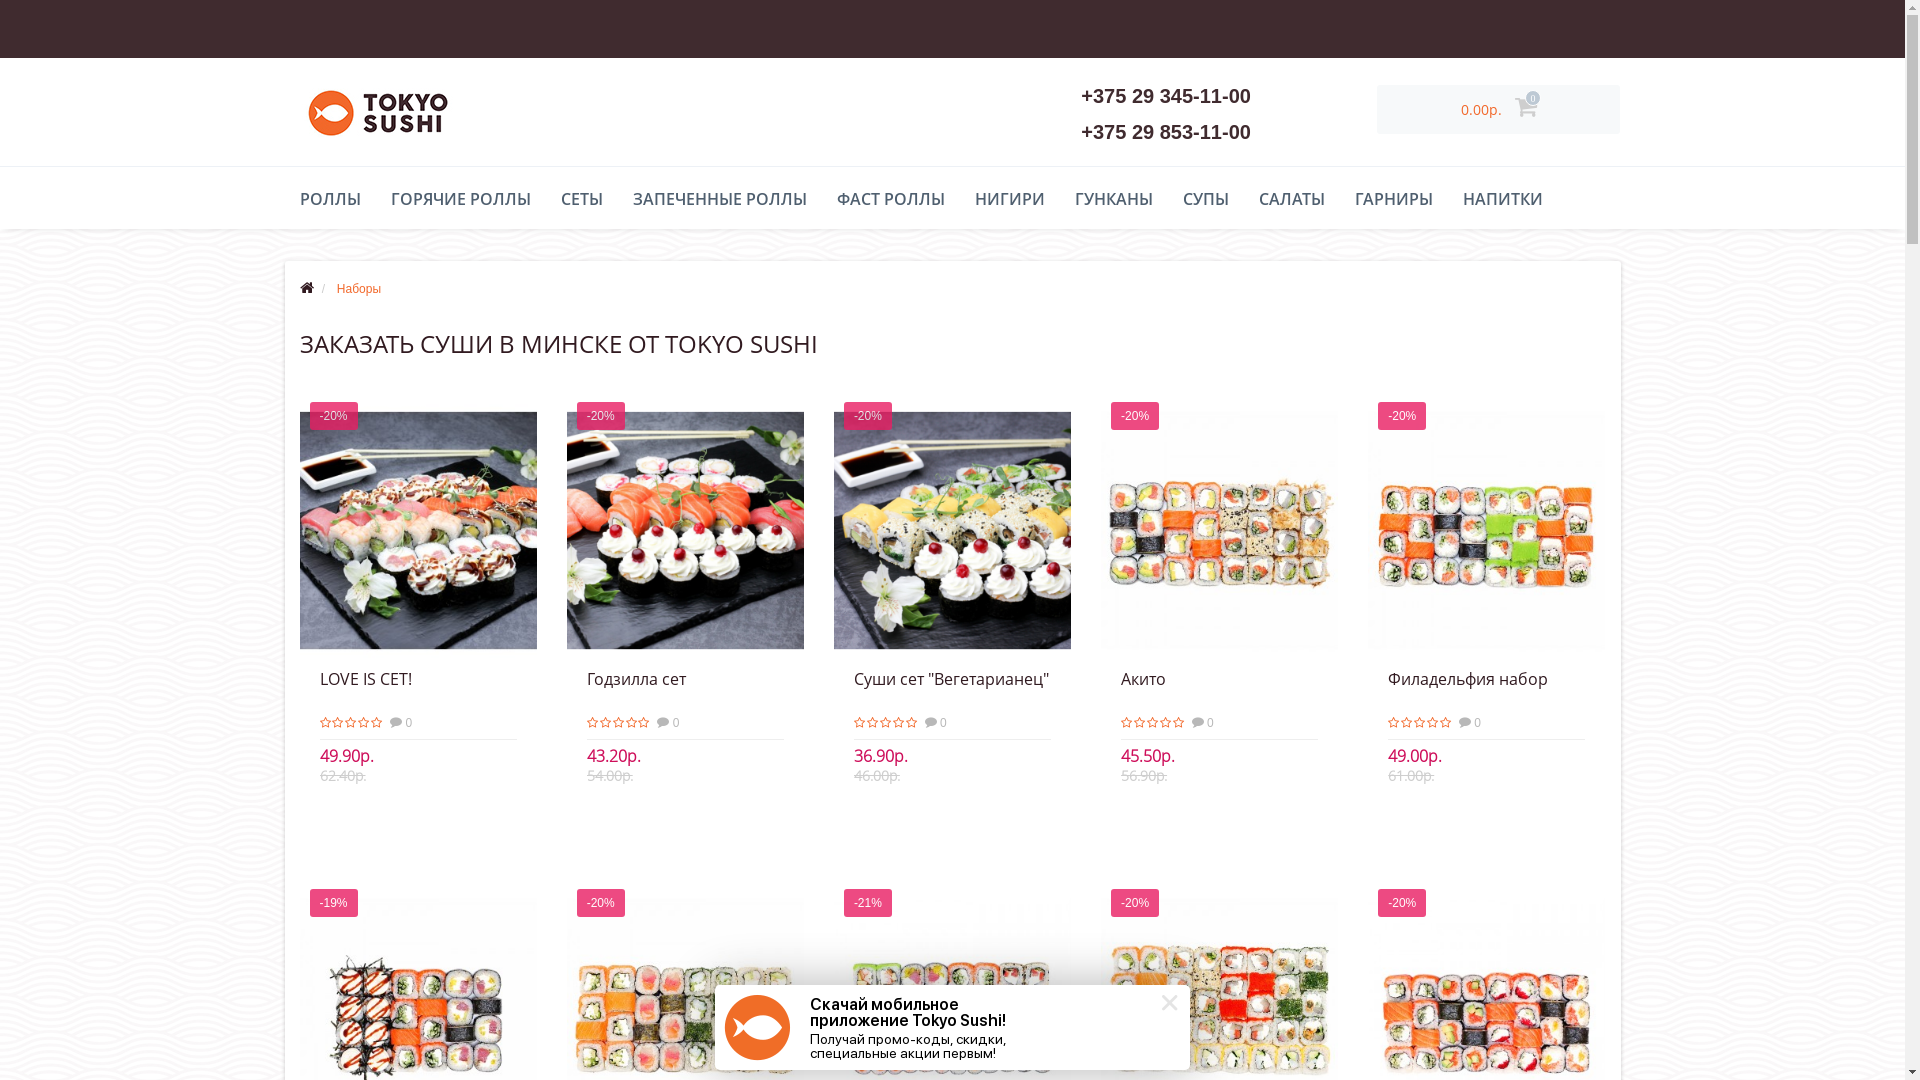  What do you see at coordinates (1166, 96) in the screenshot?
I see `'+375 29 345-11-00'` at bounding box center [1166, 96].